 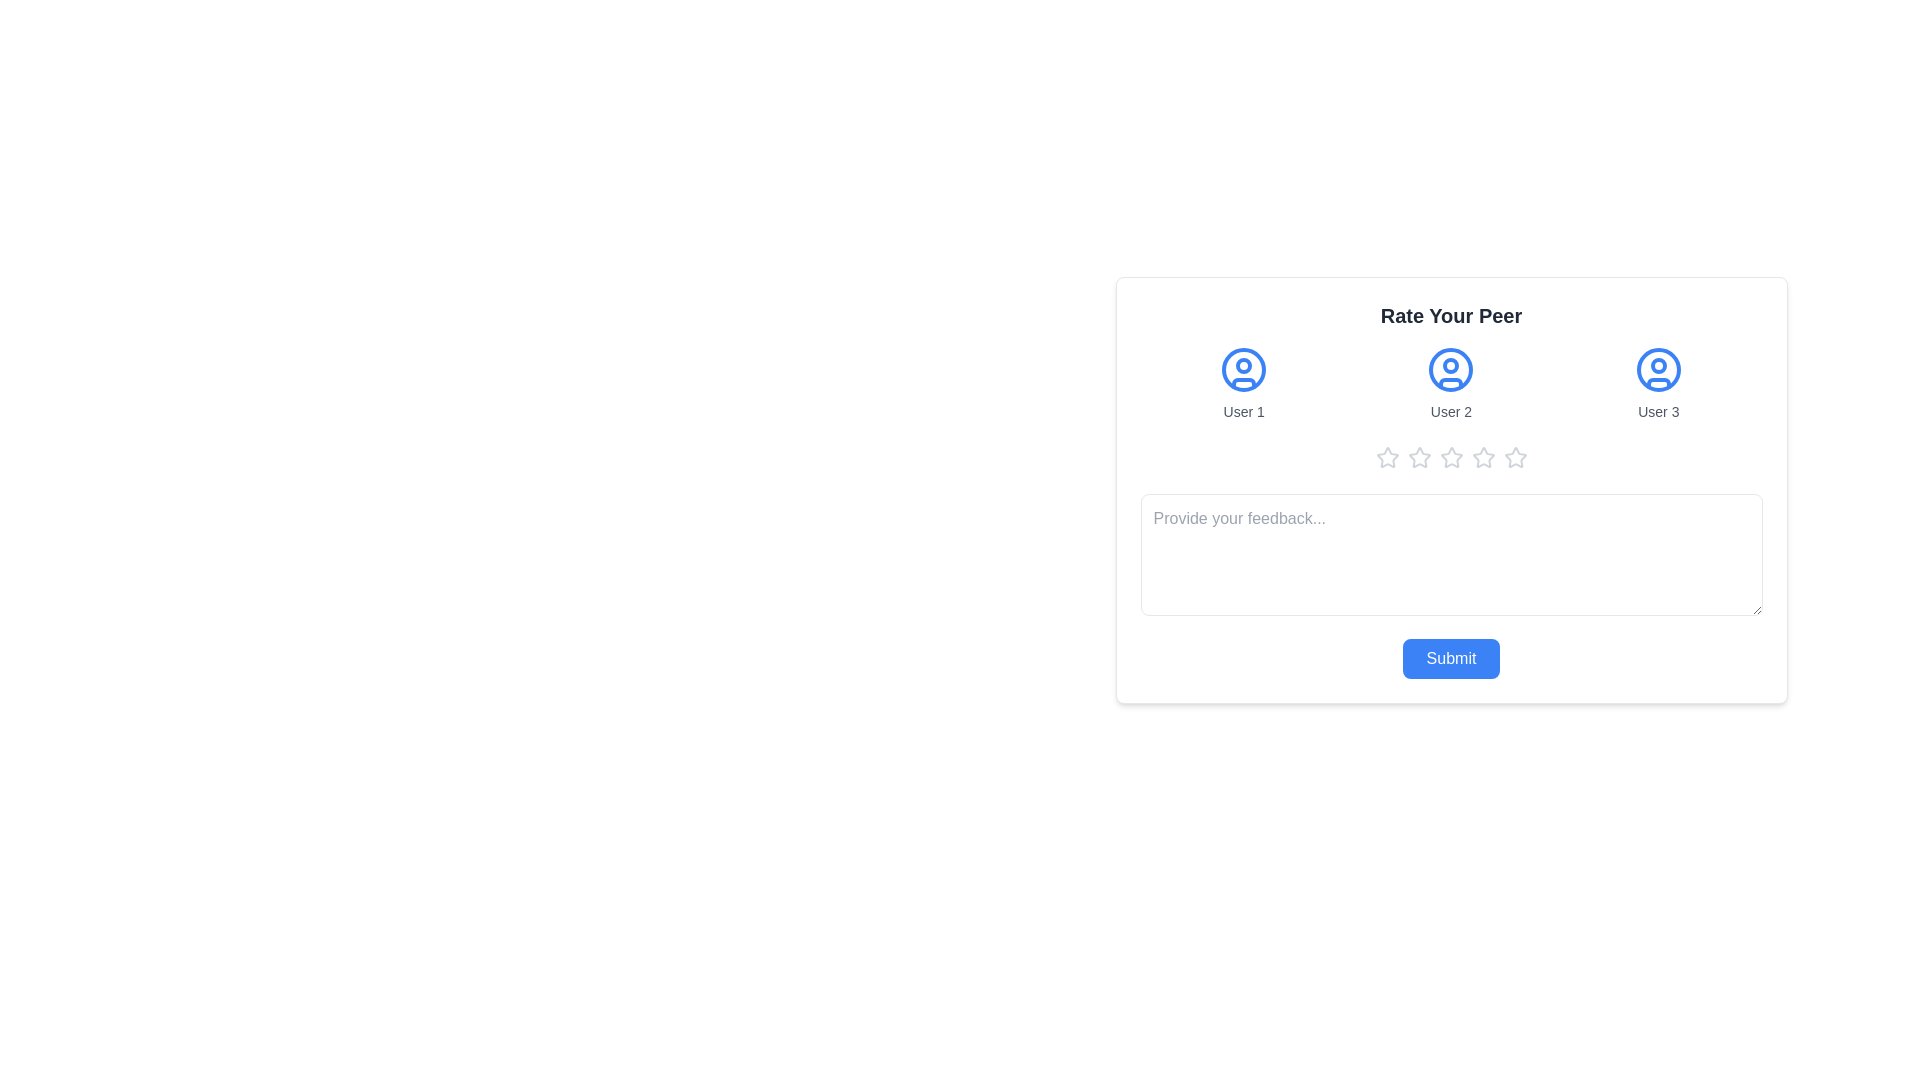 I want to click on the star corresponding to 4 to set the rating, so click(x=1483, y=458).